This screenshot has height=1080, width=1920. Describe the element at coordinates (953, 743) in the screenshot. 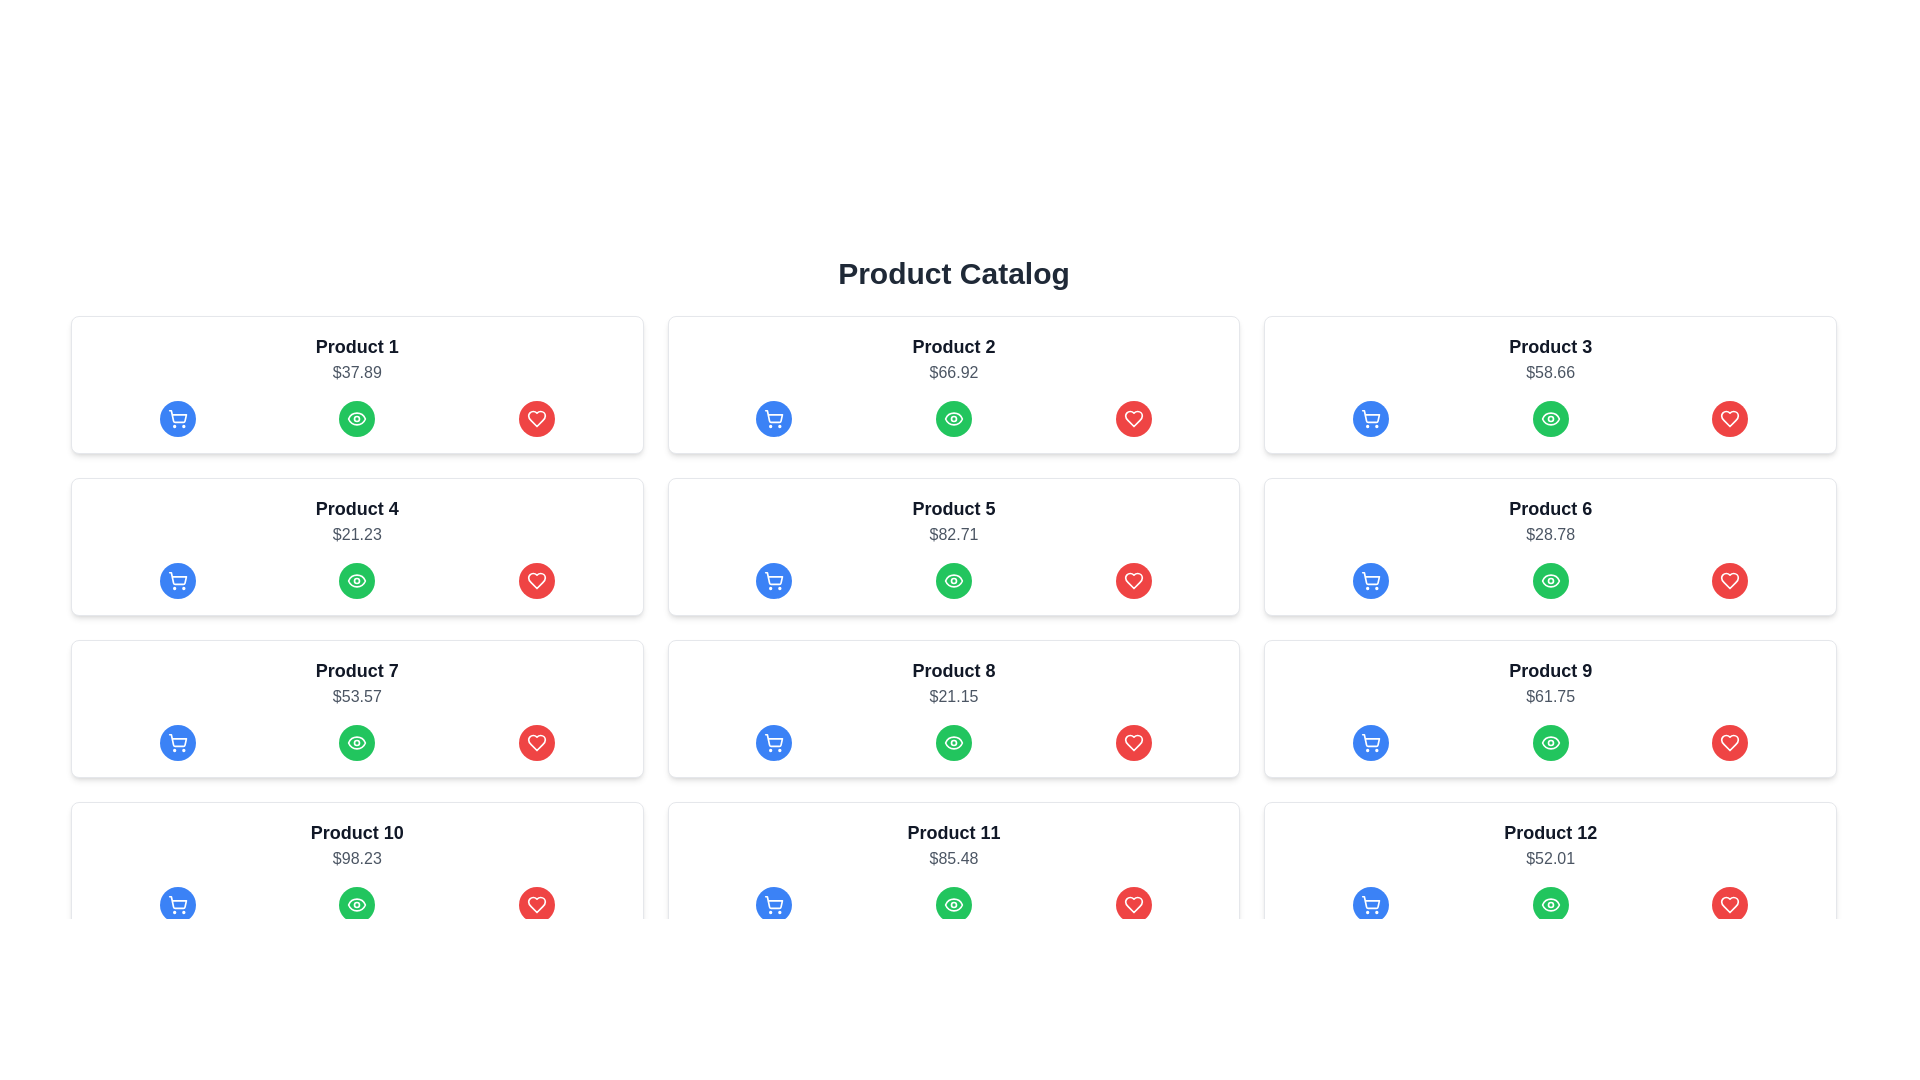

I see `the second button in the third row of the button grid` at that location.